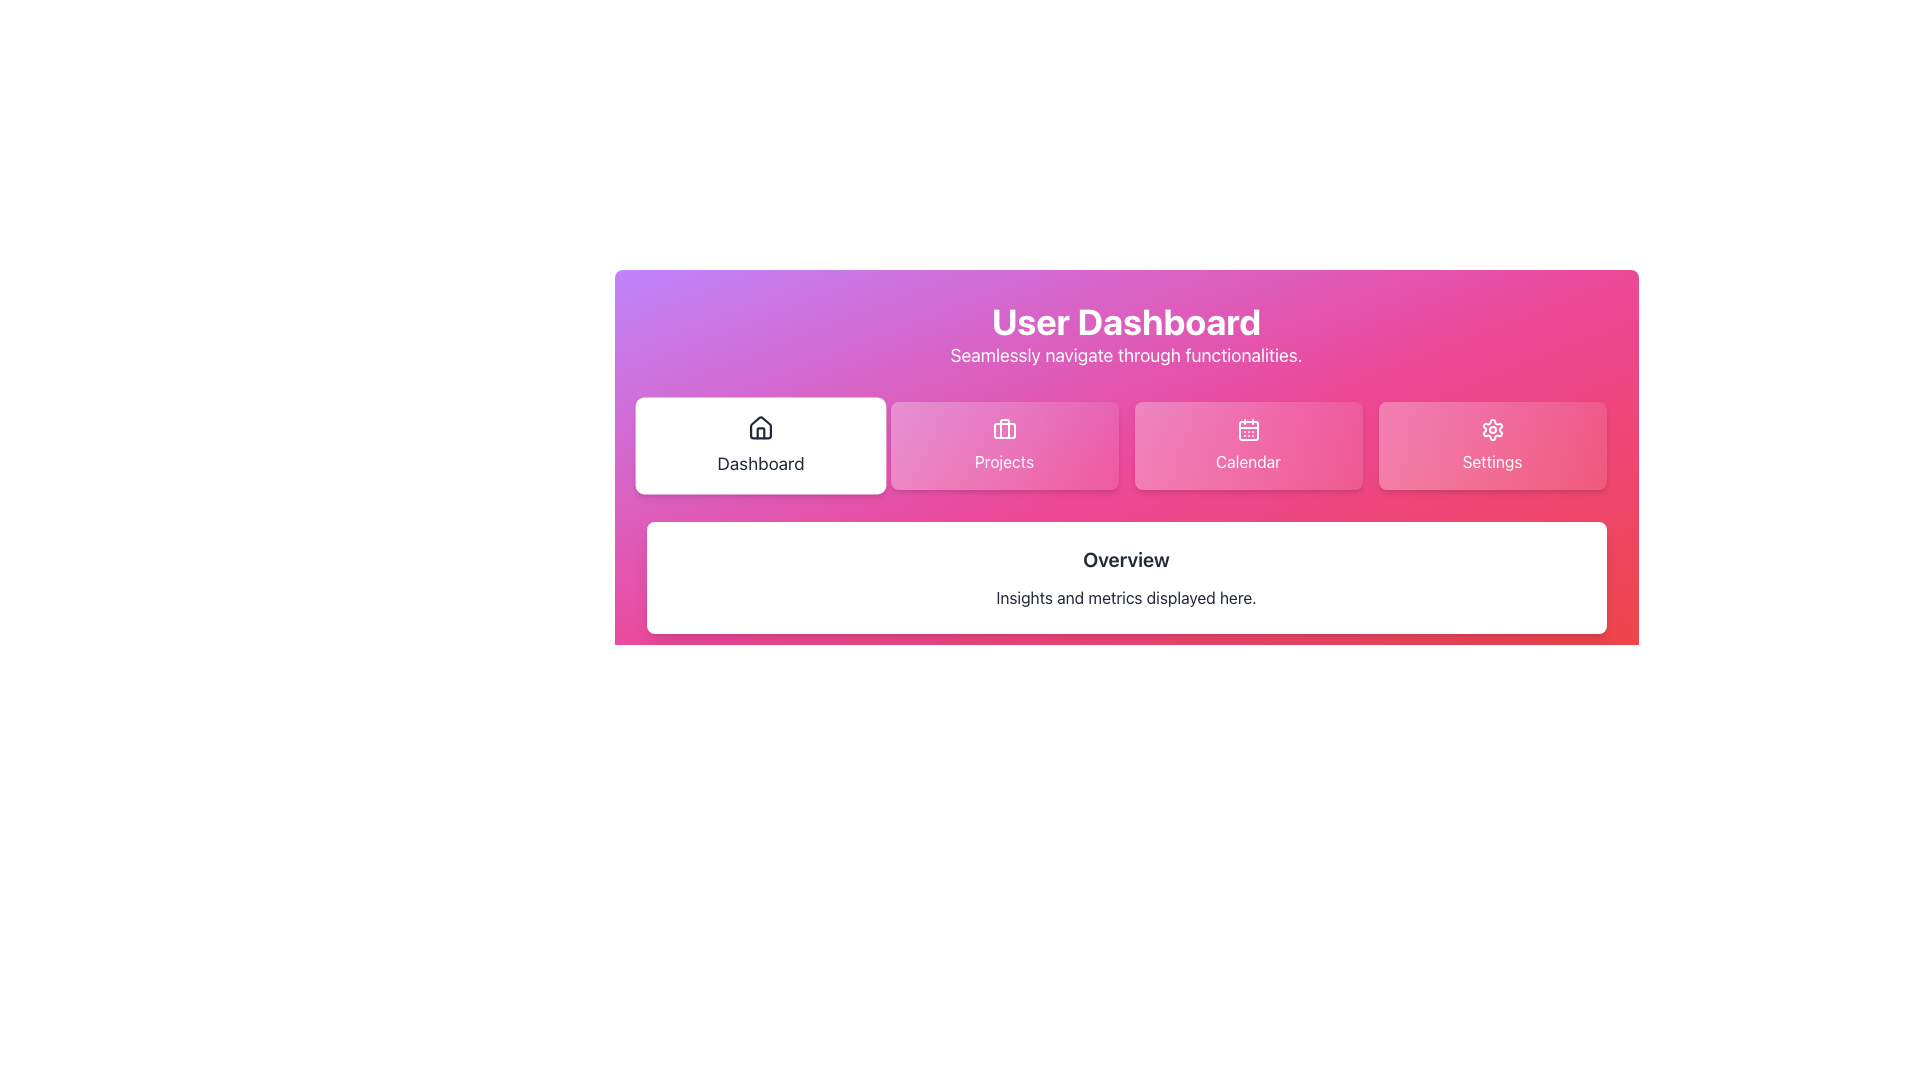  Describe the element at coordinates (759, 463) in the screenshot. I see `text label 'Dashboard' located at the bottom of the gray card with rounded corners, below the house icon` at that location.